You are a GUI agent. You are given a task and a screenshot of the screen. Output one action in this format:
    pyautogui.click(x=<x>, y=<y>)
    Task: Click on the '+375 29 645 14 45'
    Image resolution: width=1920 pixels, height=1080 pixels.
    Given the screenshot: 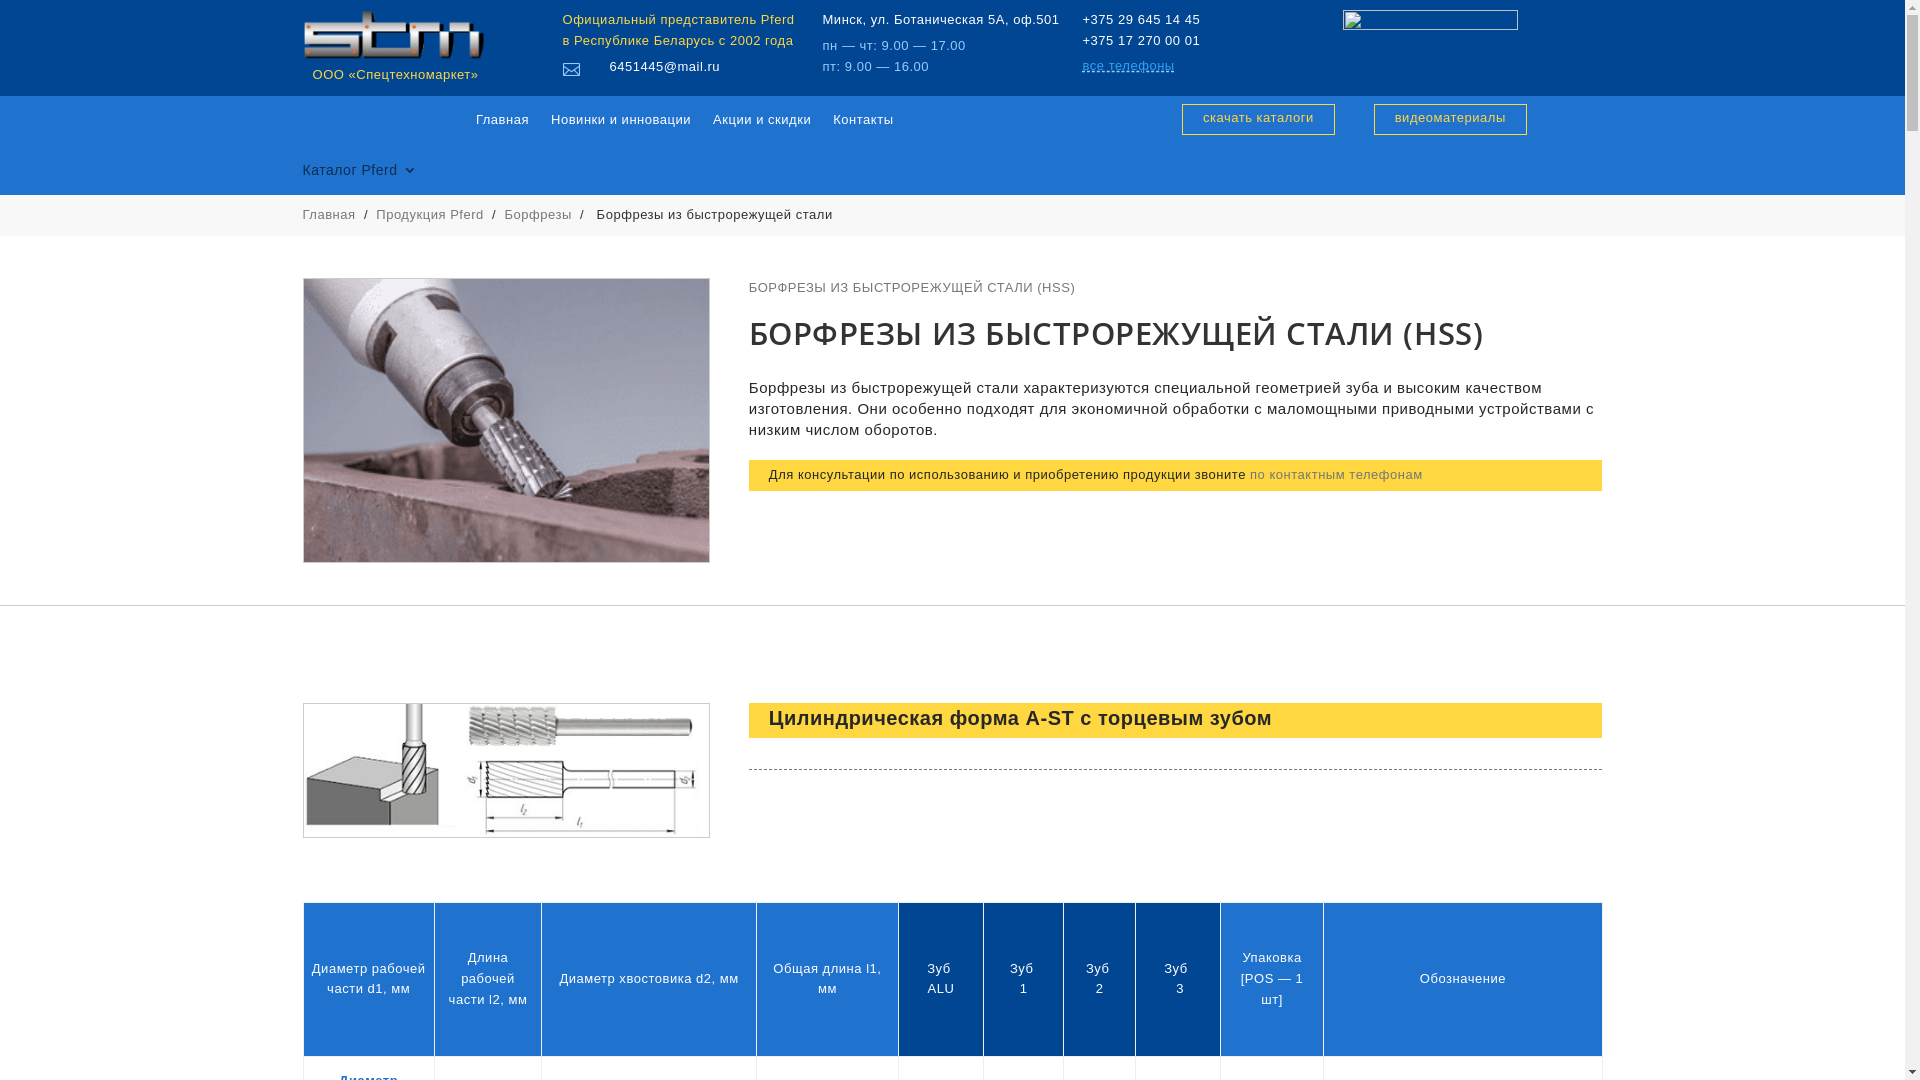 What is the action you would take?
    pyautogui.click(x=1141, y=19)
    